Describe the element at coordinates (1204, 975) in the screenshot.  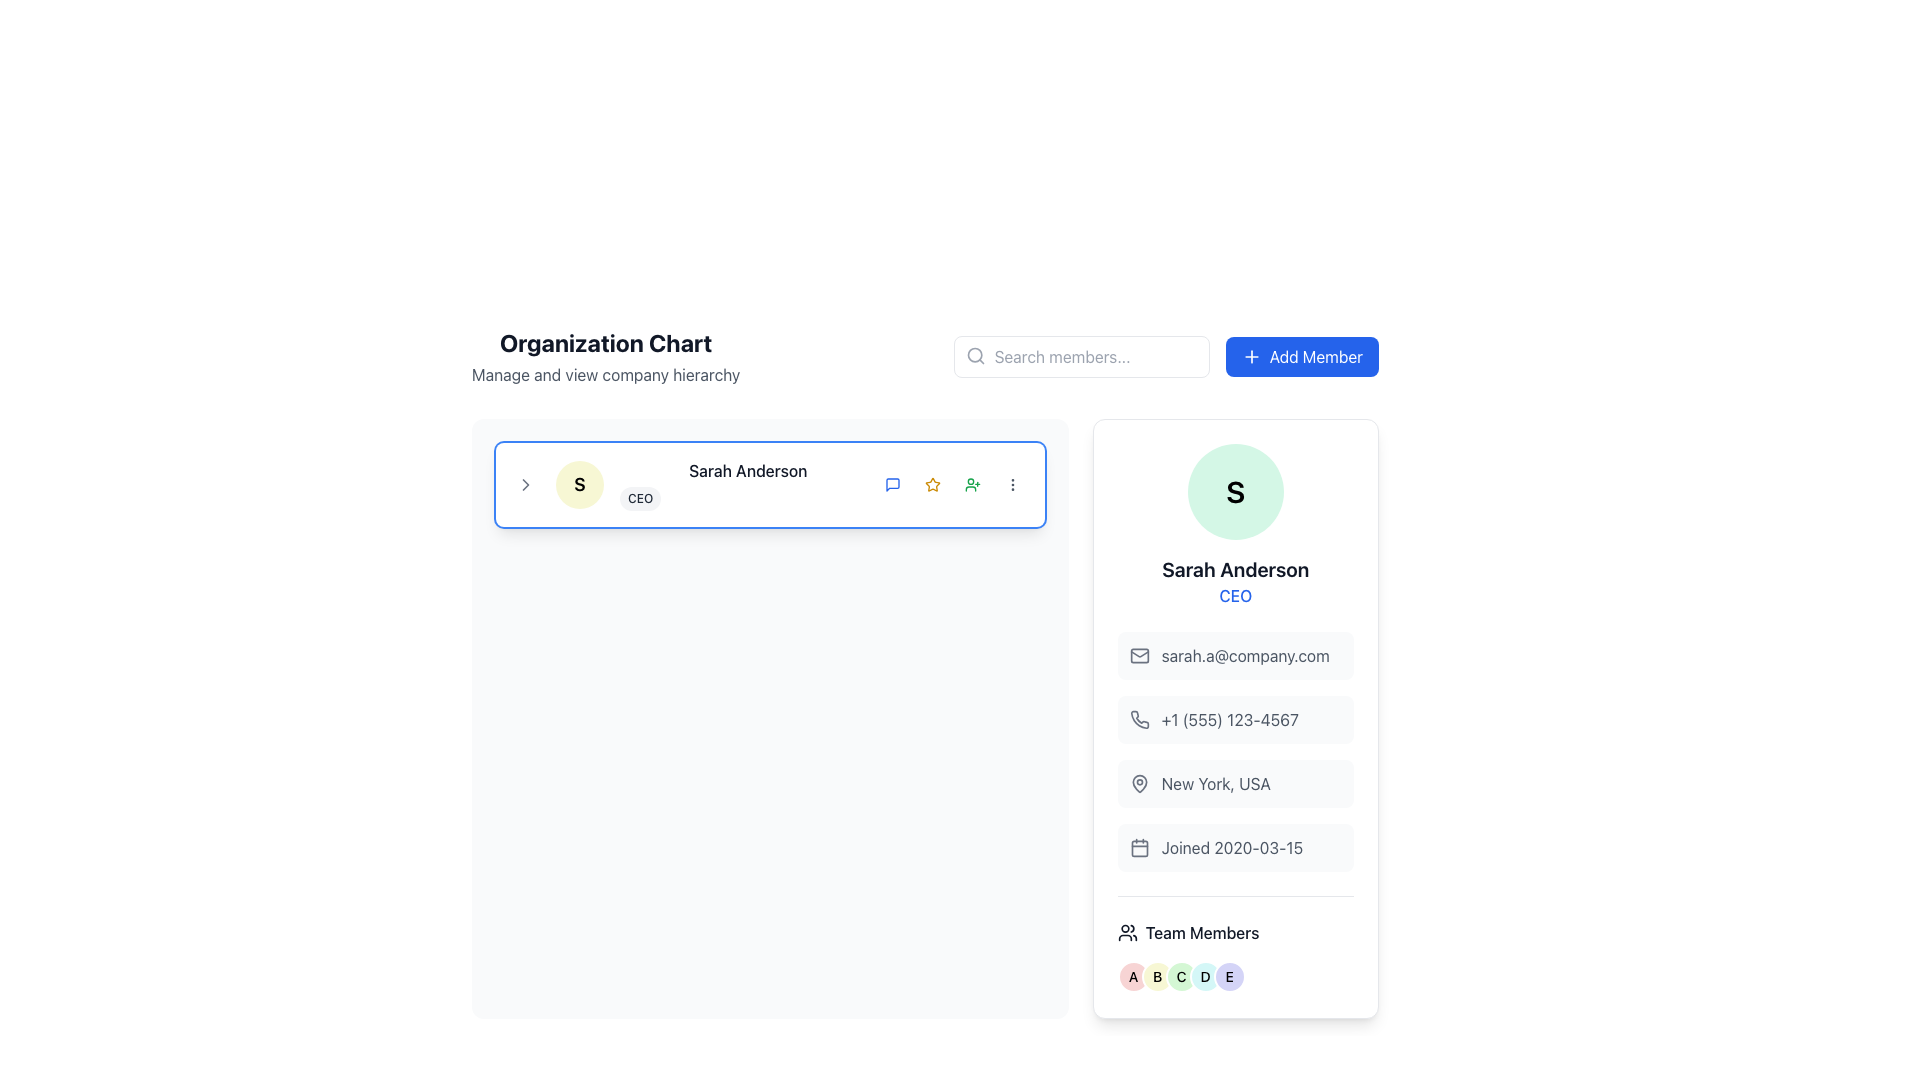
I see `the circular avatar representing team member 'D', which is the fourth avatar in the list under the 'Team Members' section` at that location.